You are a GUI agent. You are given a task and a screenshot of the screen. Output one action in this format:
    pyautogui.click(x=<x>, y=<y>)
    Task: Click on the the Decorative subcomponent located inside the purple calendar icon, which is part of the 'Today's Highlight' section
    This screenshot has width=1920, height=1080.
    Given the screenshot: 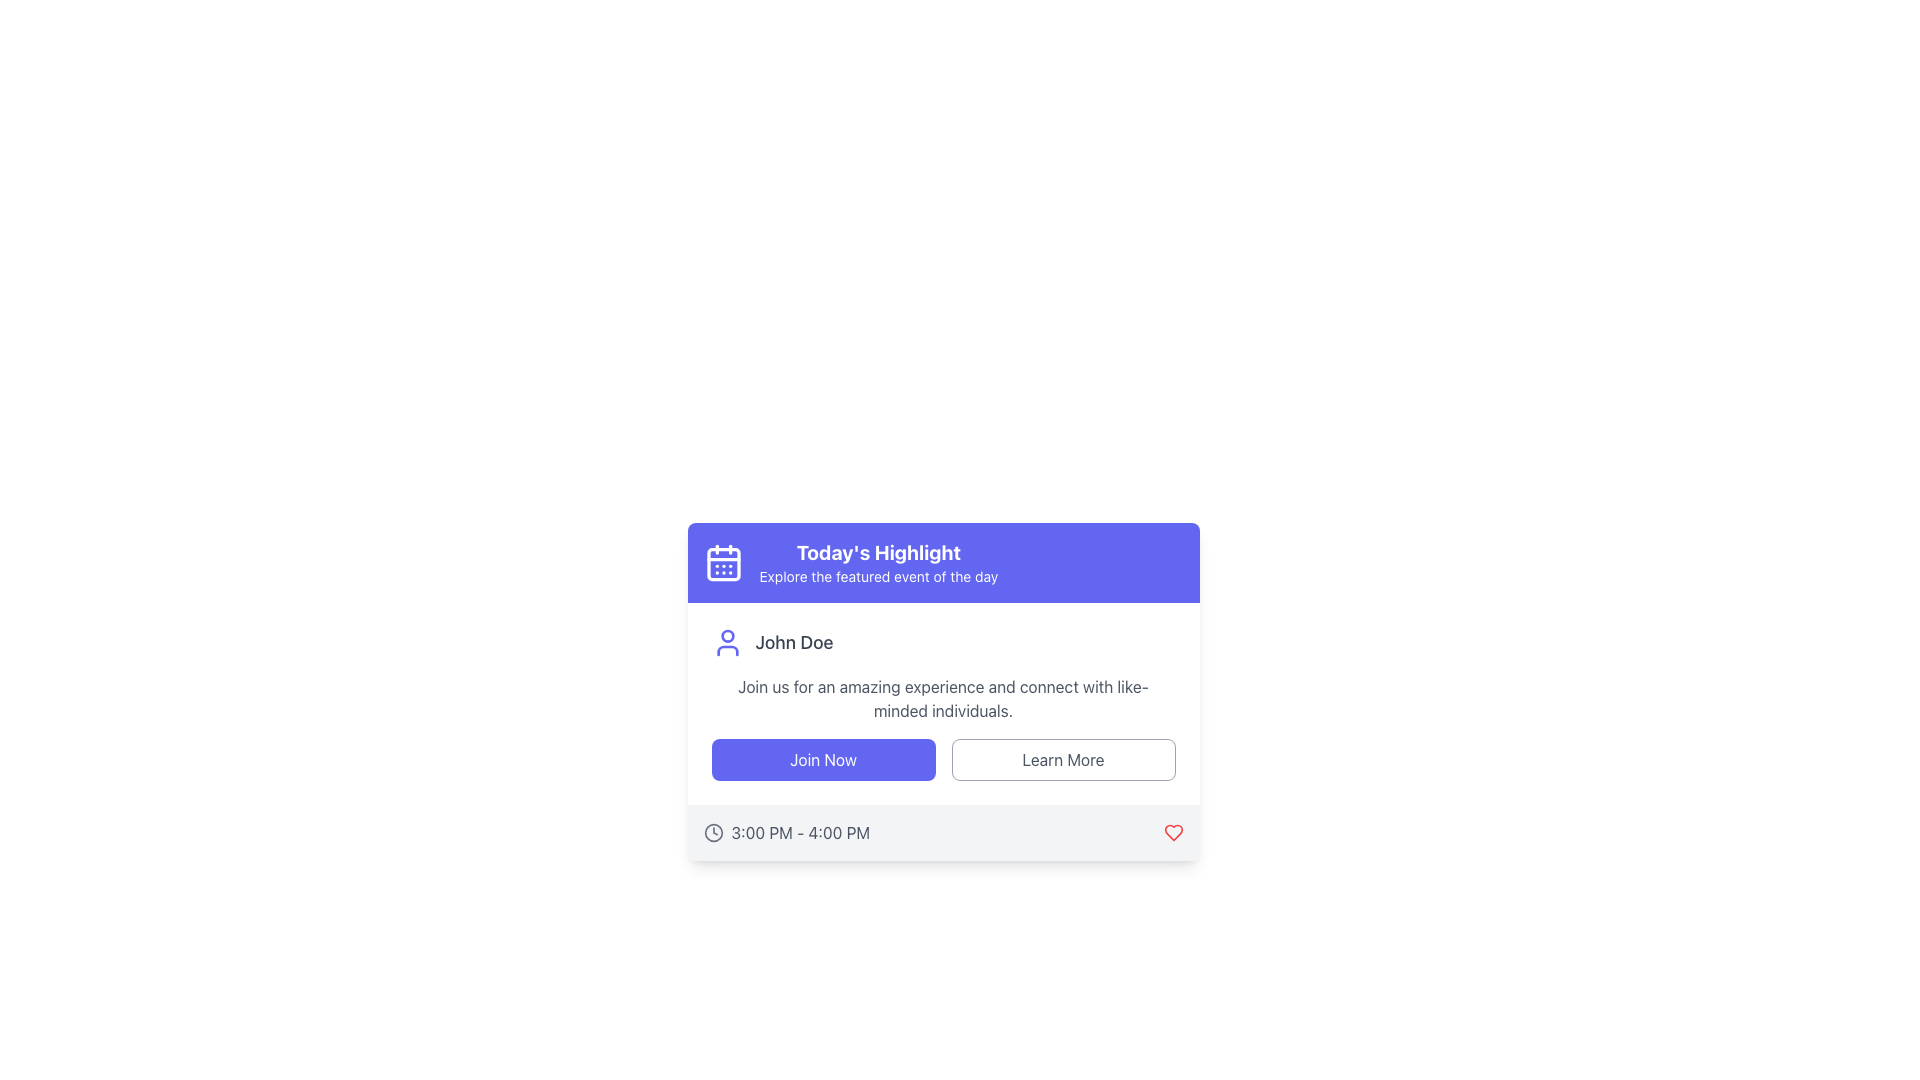 What is the action you would take?
    pyautogui.click(x=722, y=564)
    